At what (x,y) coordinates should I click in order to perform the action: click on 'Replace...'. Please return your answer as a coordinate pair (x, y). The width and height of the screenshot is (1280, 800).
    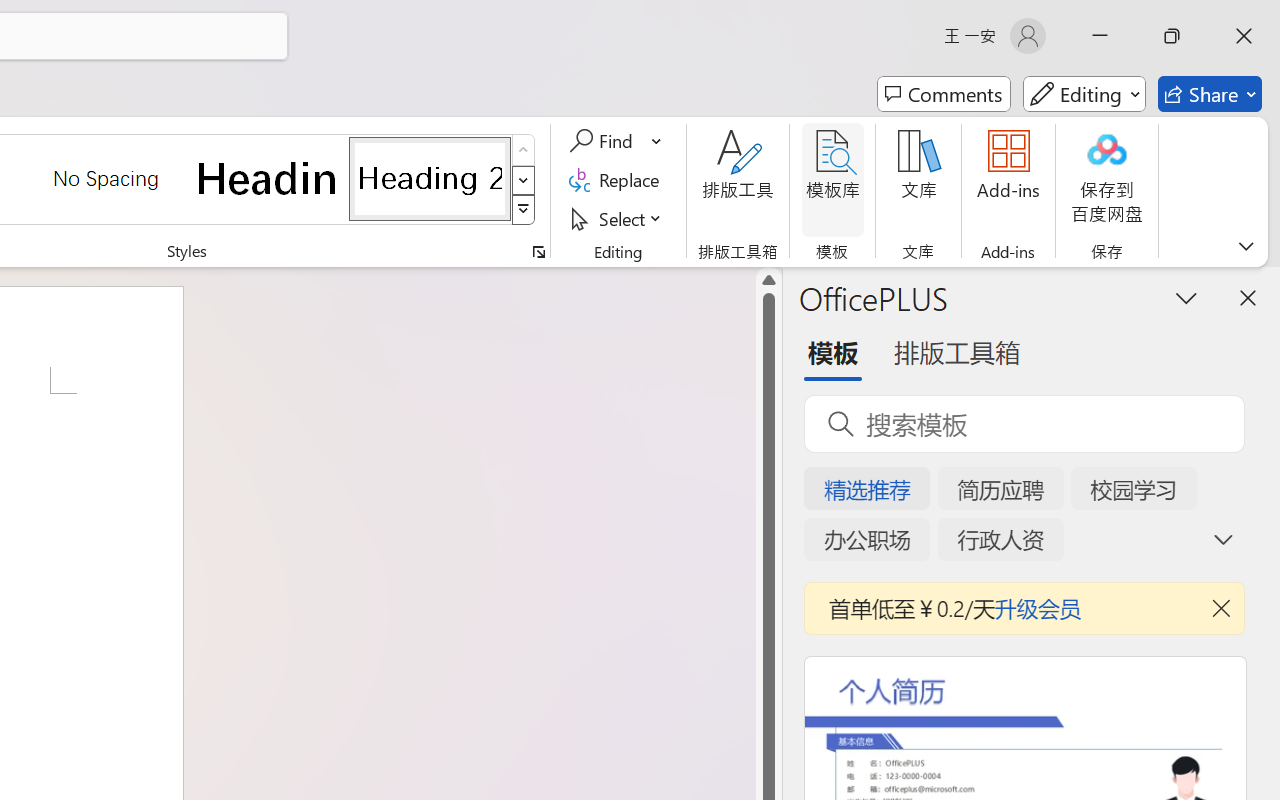
    Looking at the image, I should click on (616, 179).